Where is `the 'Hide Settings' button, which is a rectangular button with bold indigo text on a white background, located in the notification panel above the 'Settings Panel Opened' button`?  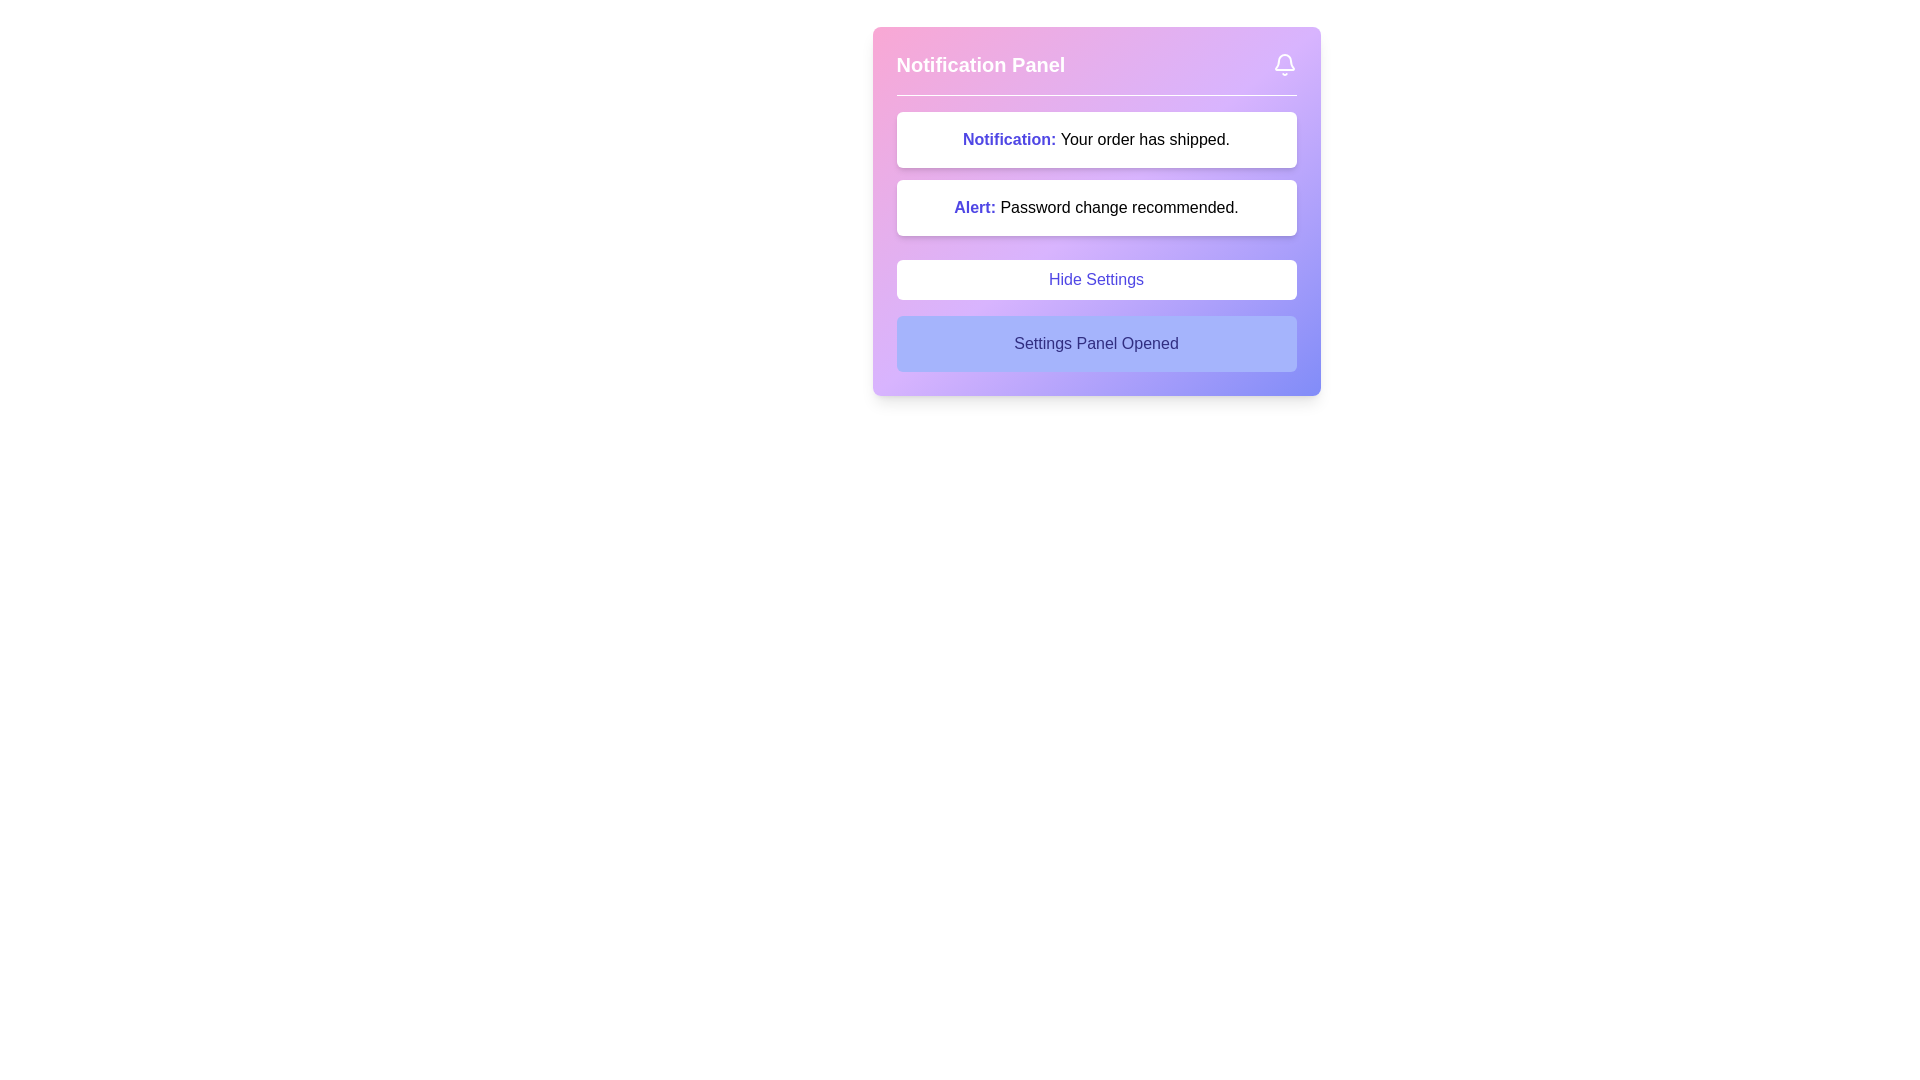 the 'Hide Settings' button, which is a rectangular button with bold indigo text on a white background, located in the notification panel above the 'Settings Panel Opened' button is located at coordinates (1095, 280).